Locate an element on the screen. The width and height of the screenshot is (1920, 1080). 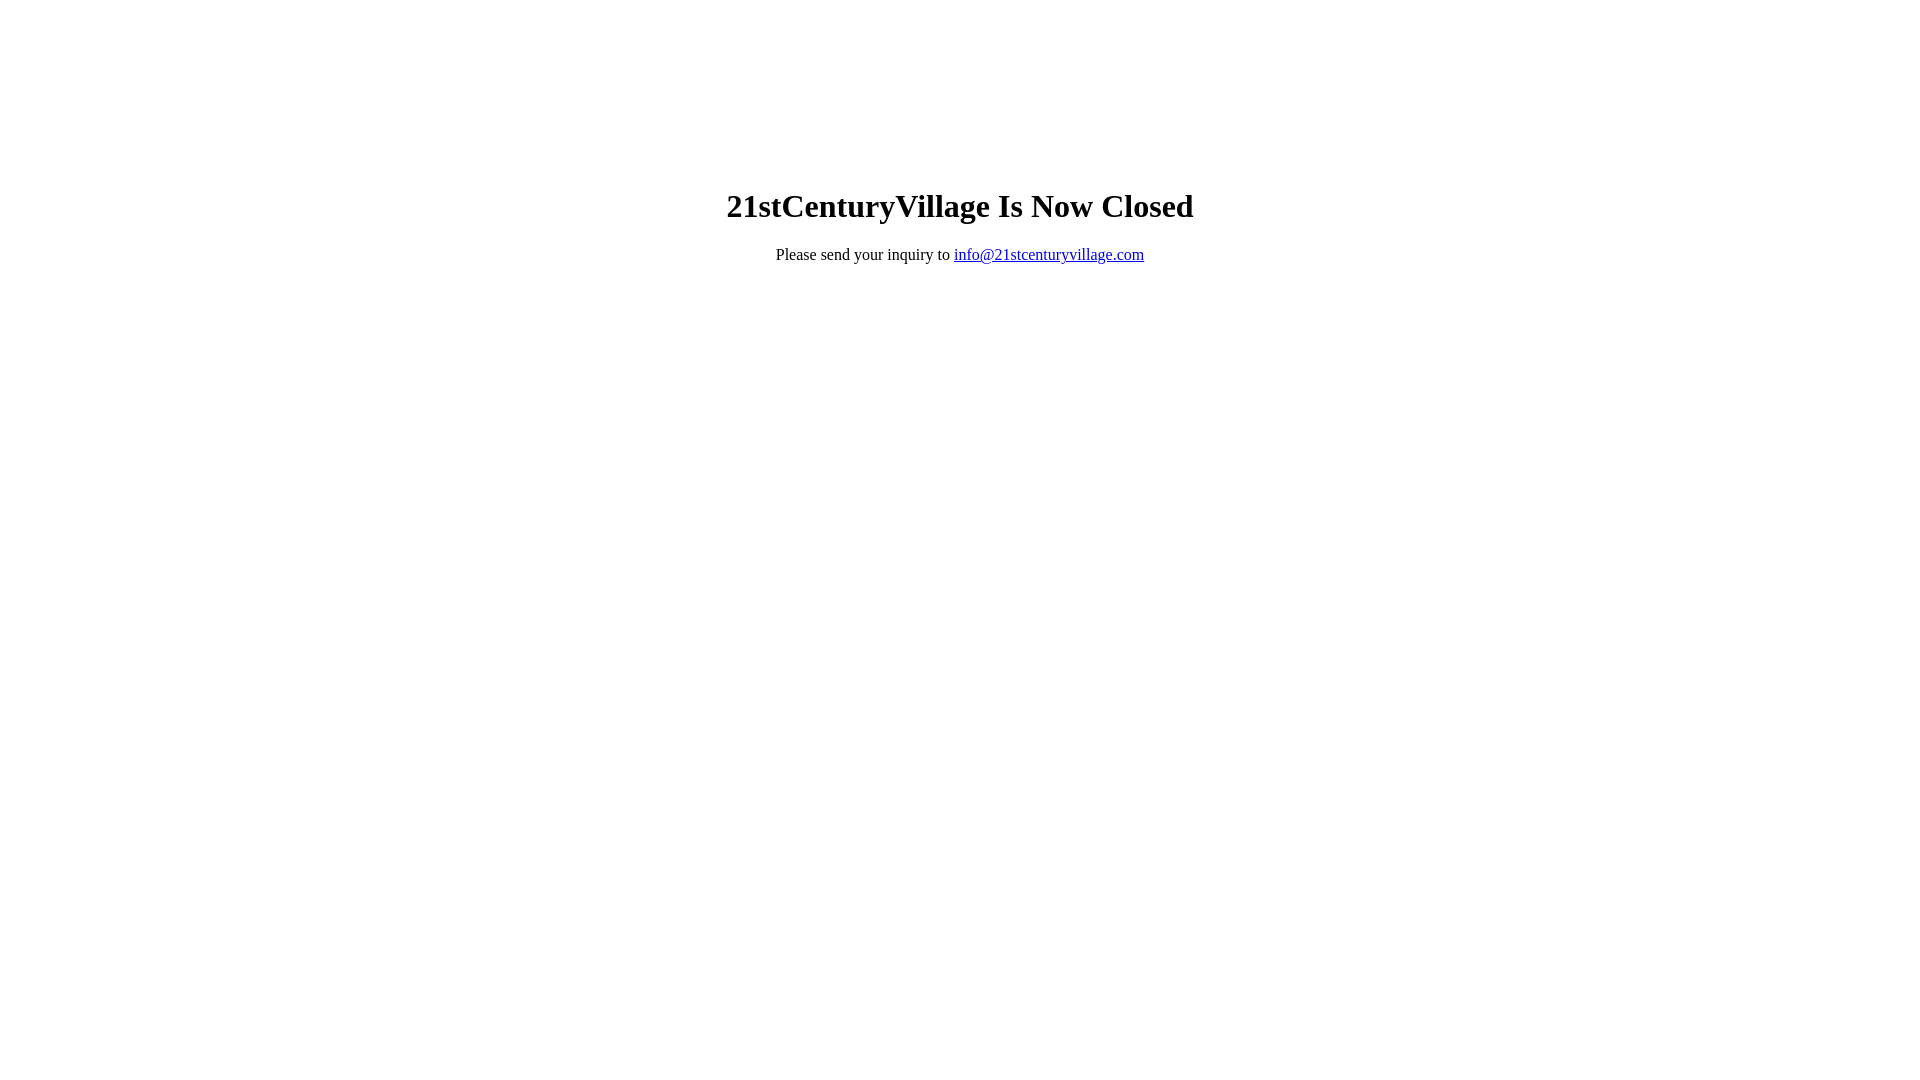
'info@21stcenturyvillage.com' is located at coordinates (1048, 253).